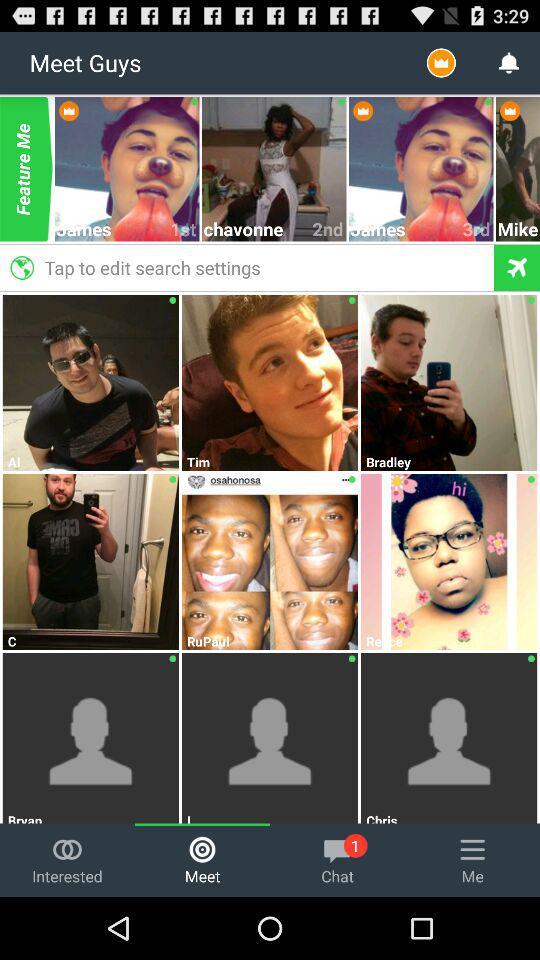 The image size is (540, 960). Describe the element at coordinates (518, 229) in the screenshot. I see `the app to the right of the tap to edit icon` at that location.